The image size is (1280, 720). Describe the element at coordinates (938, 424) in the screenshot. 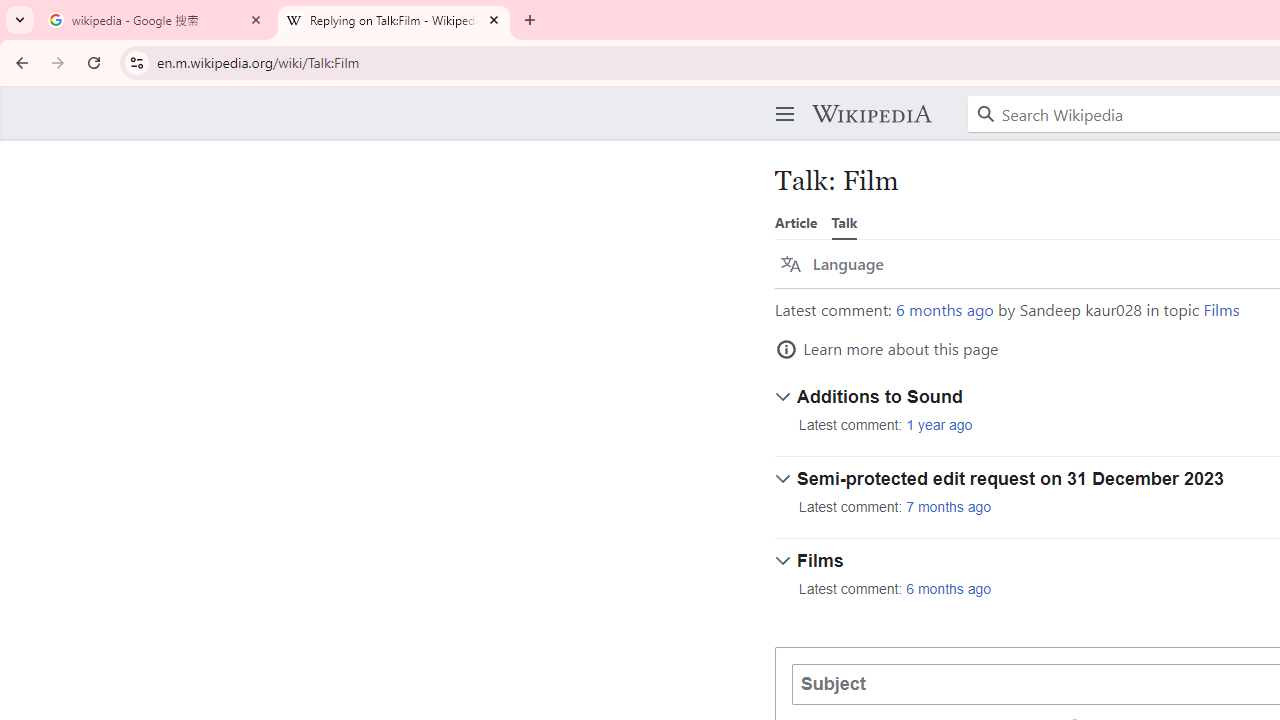

I see `'1 year ago'` at that location.